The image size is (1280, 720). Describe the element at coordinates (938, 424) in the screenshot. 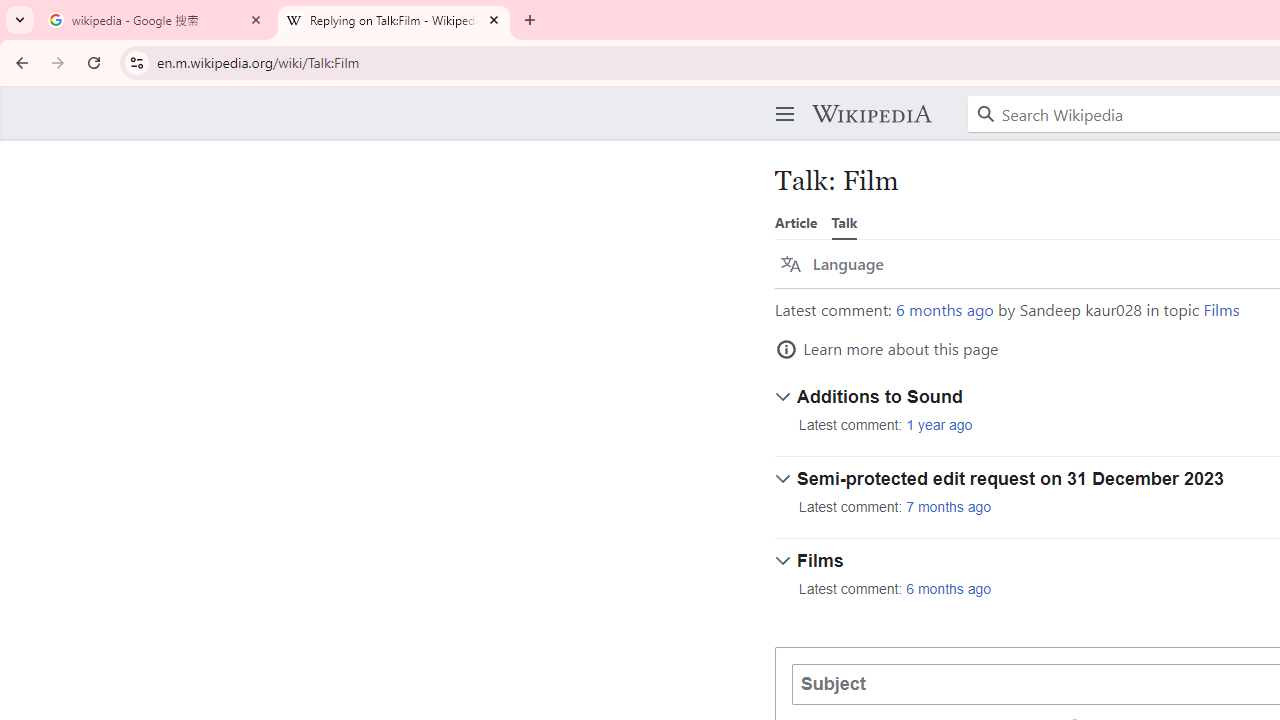

I see `'1 year ago'` at that location.